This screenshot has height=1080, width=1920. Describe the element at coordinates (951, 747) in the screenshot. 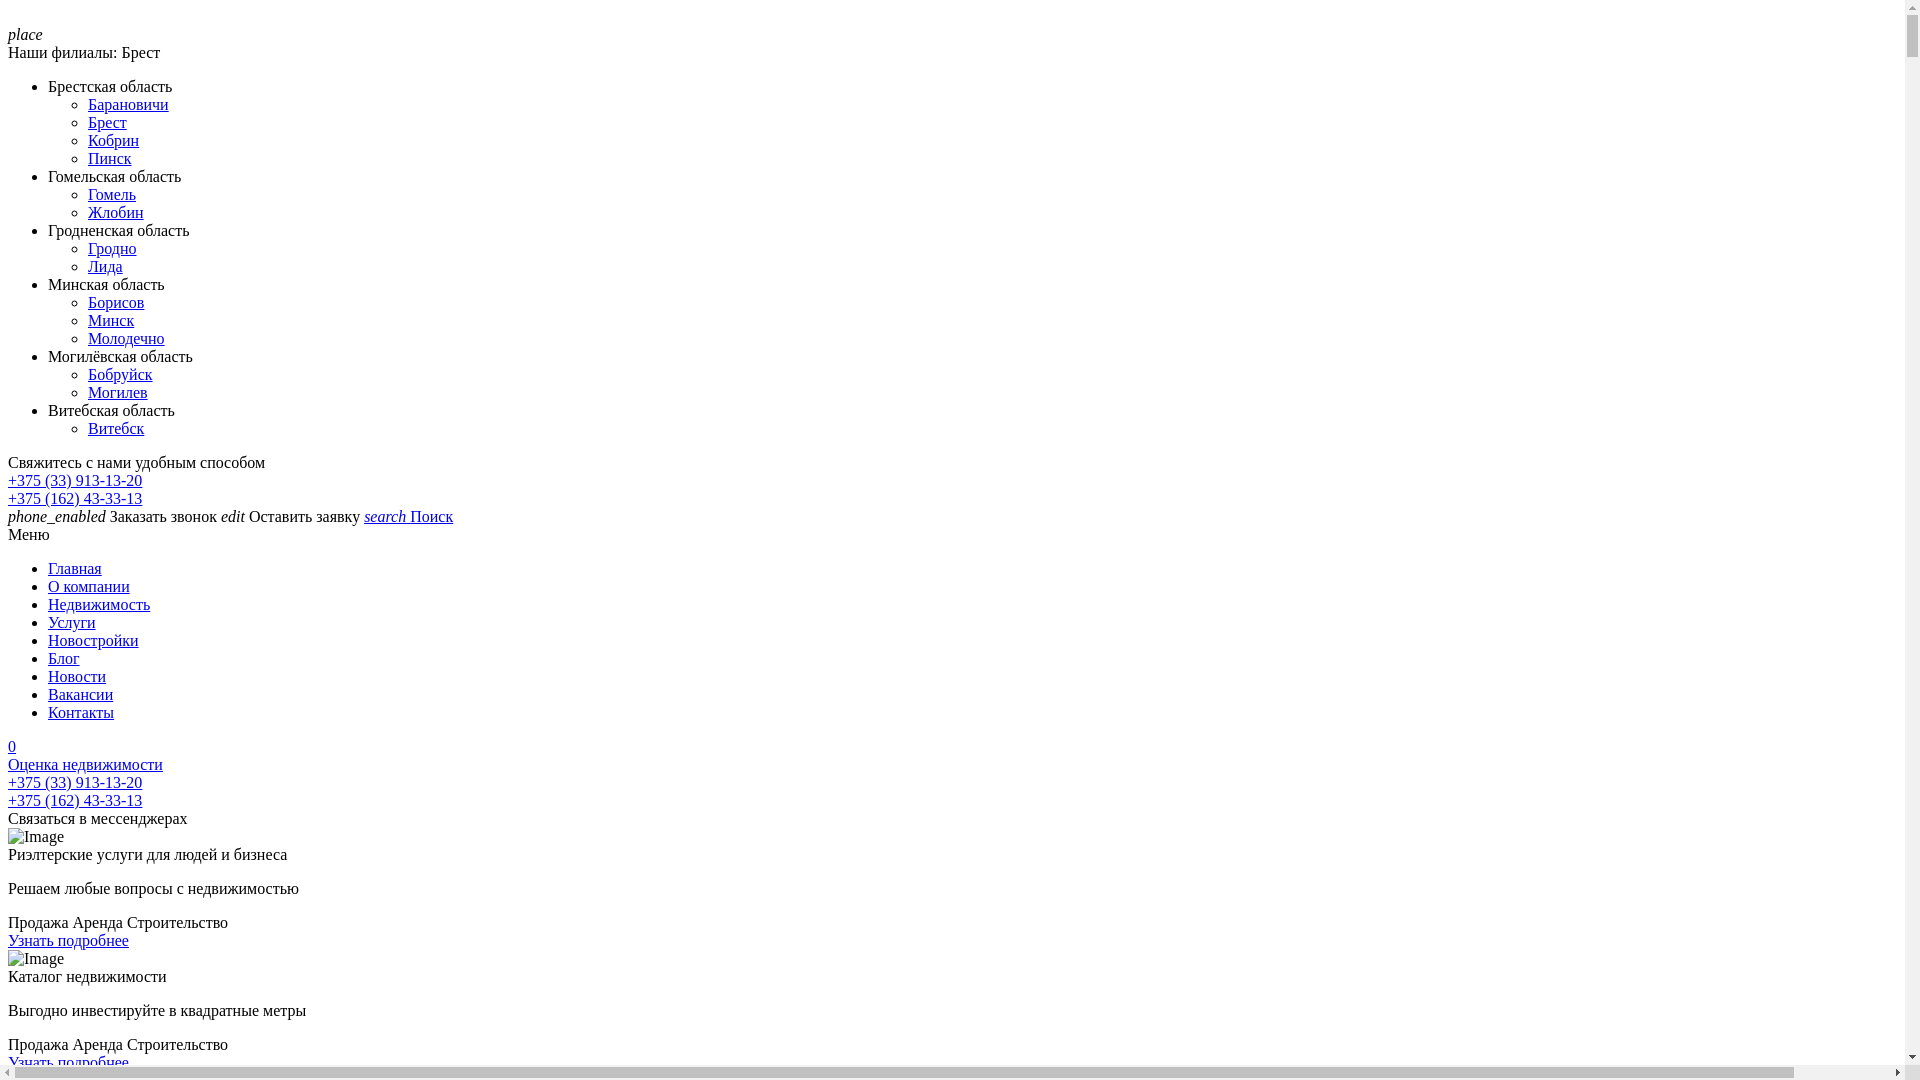

I see `'0'` at that location.